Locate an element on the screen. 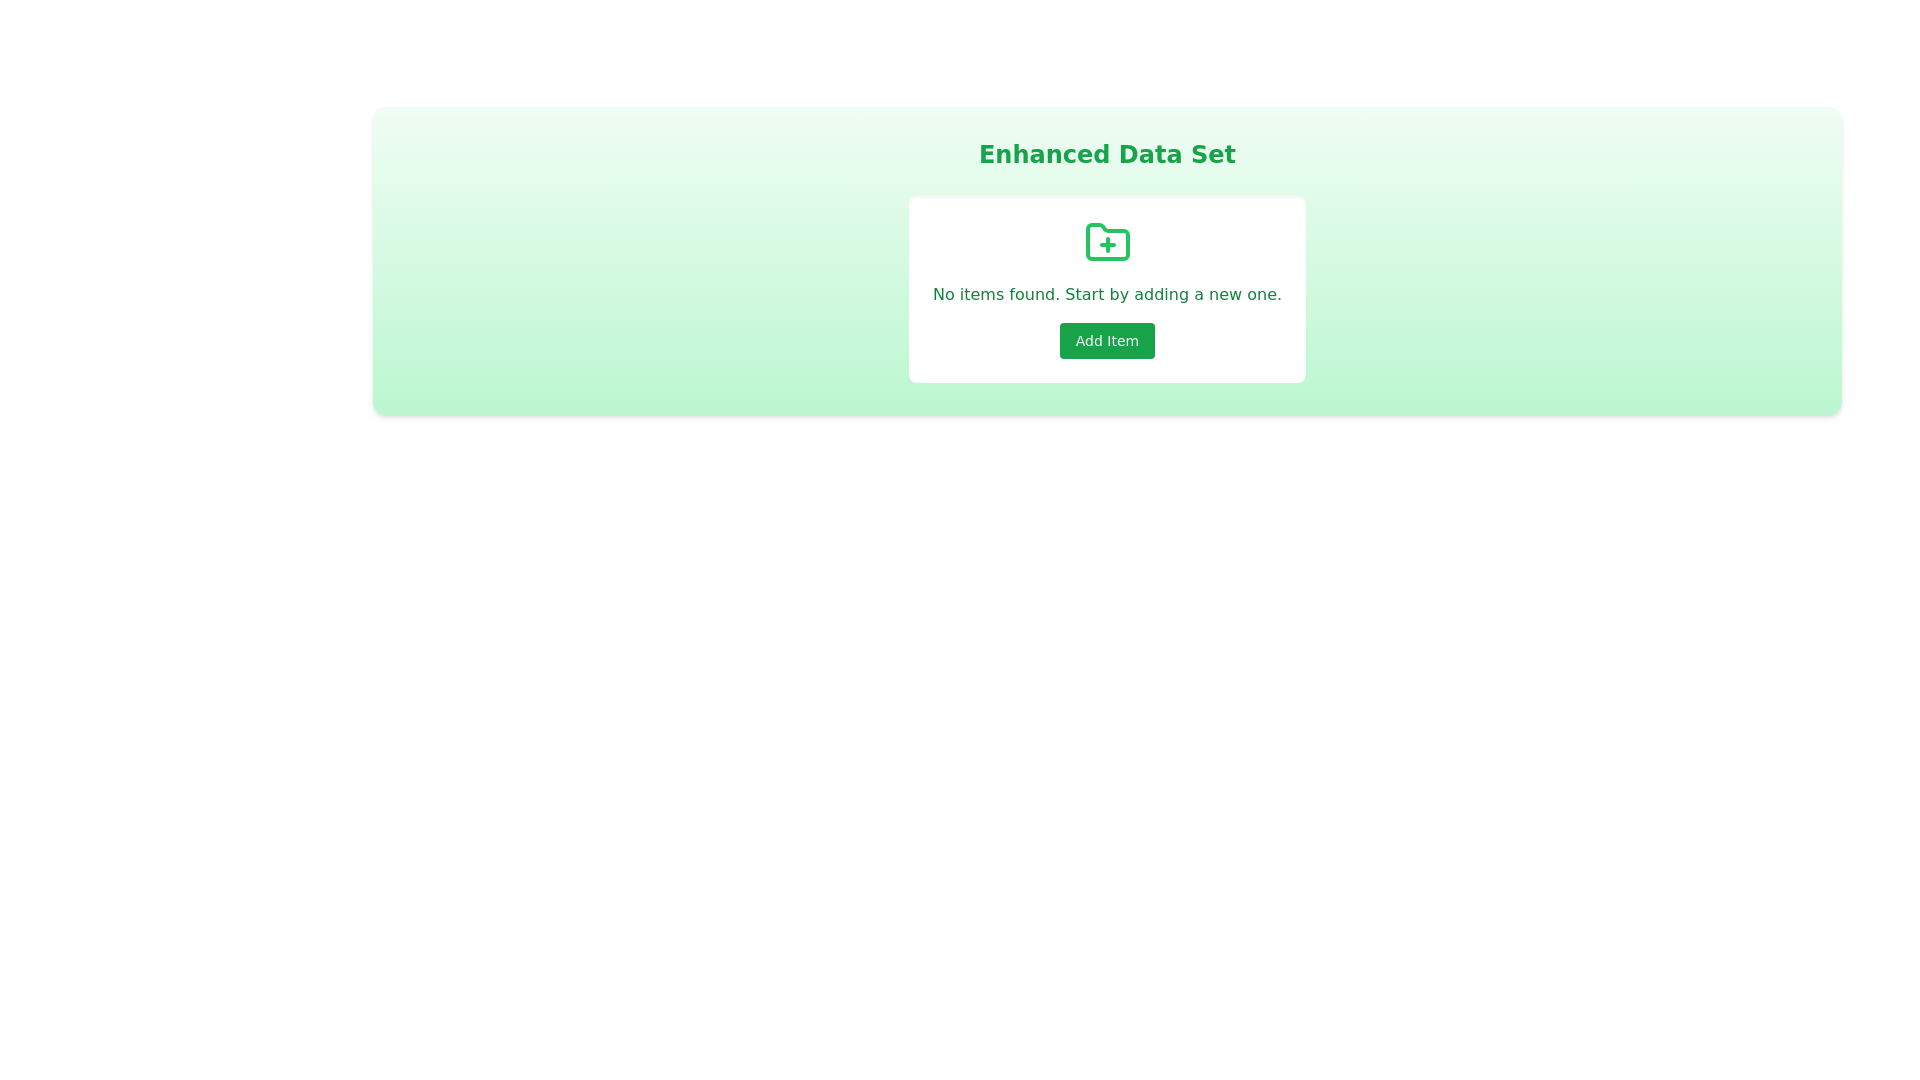  the text display that informs users that no items are currently present, which is centrally aligned within a white box with rounded corners and a drop shadow is located at coordinates (1106, 294).